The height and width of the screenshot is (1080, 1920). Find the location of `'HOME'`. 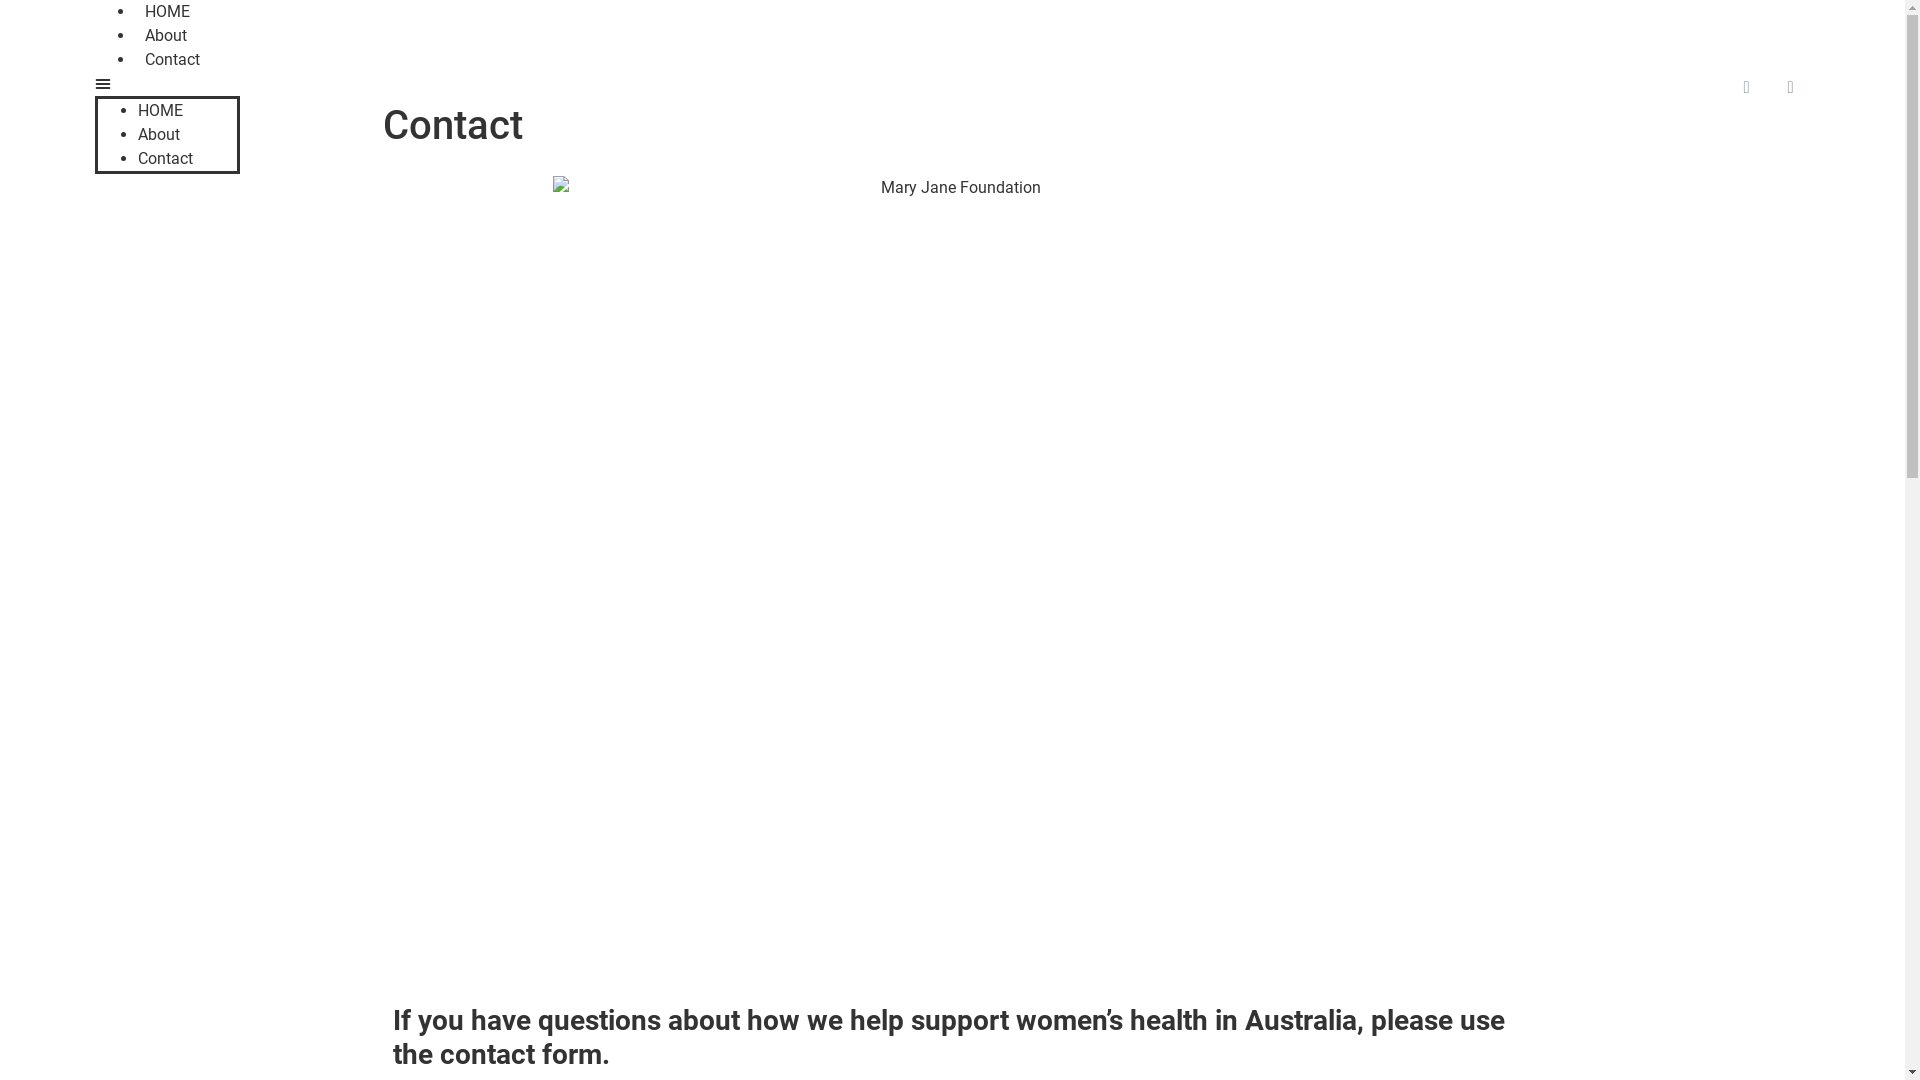

'HOME' is located at coordinates (137, 110).